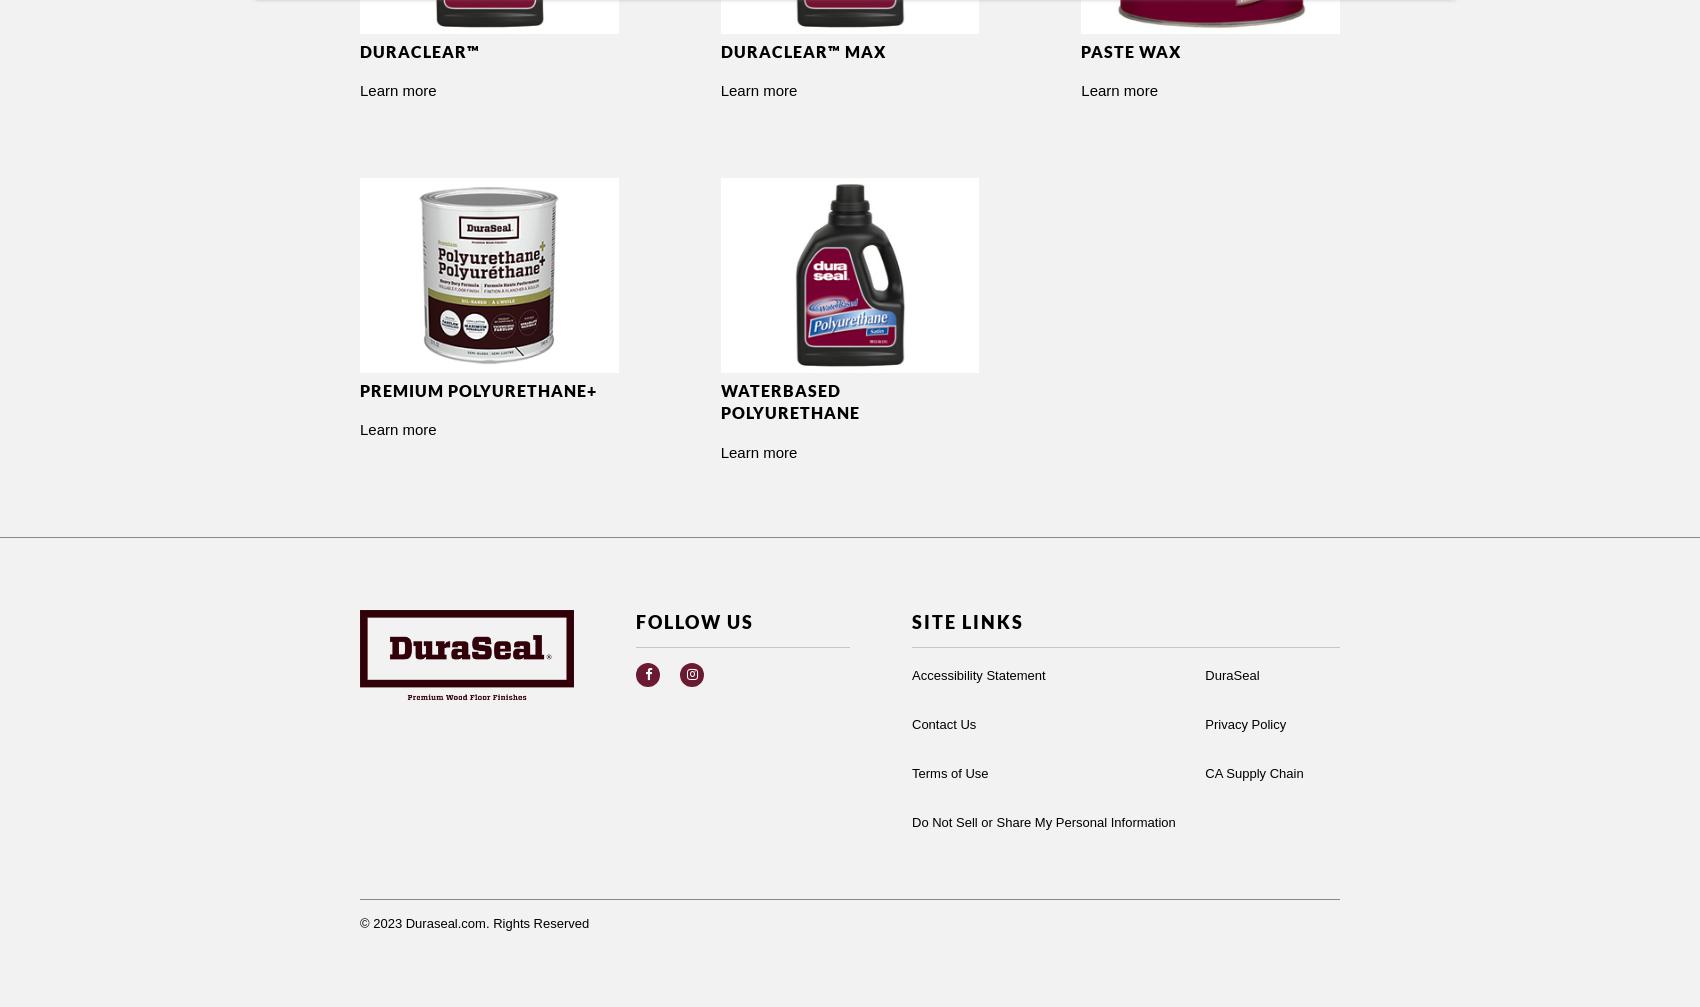  I want to click on 'DuraSeal', so click(1230, 673).